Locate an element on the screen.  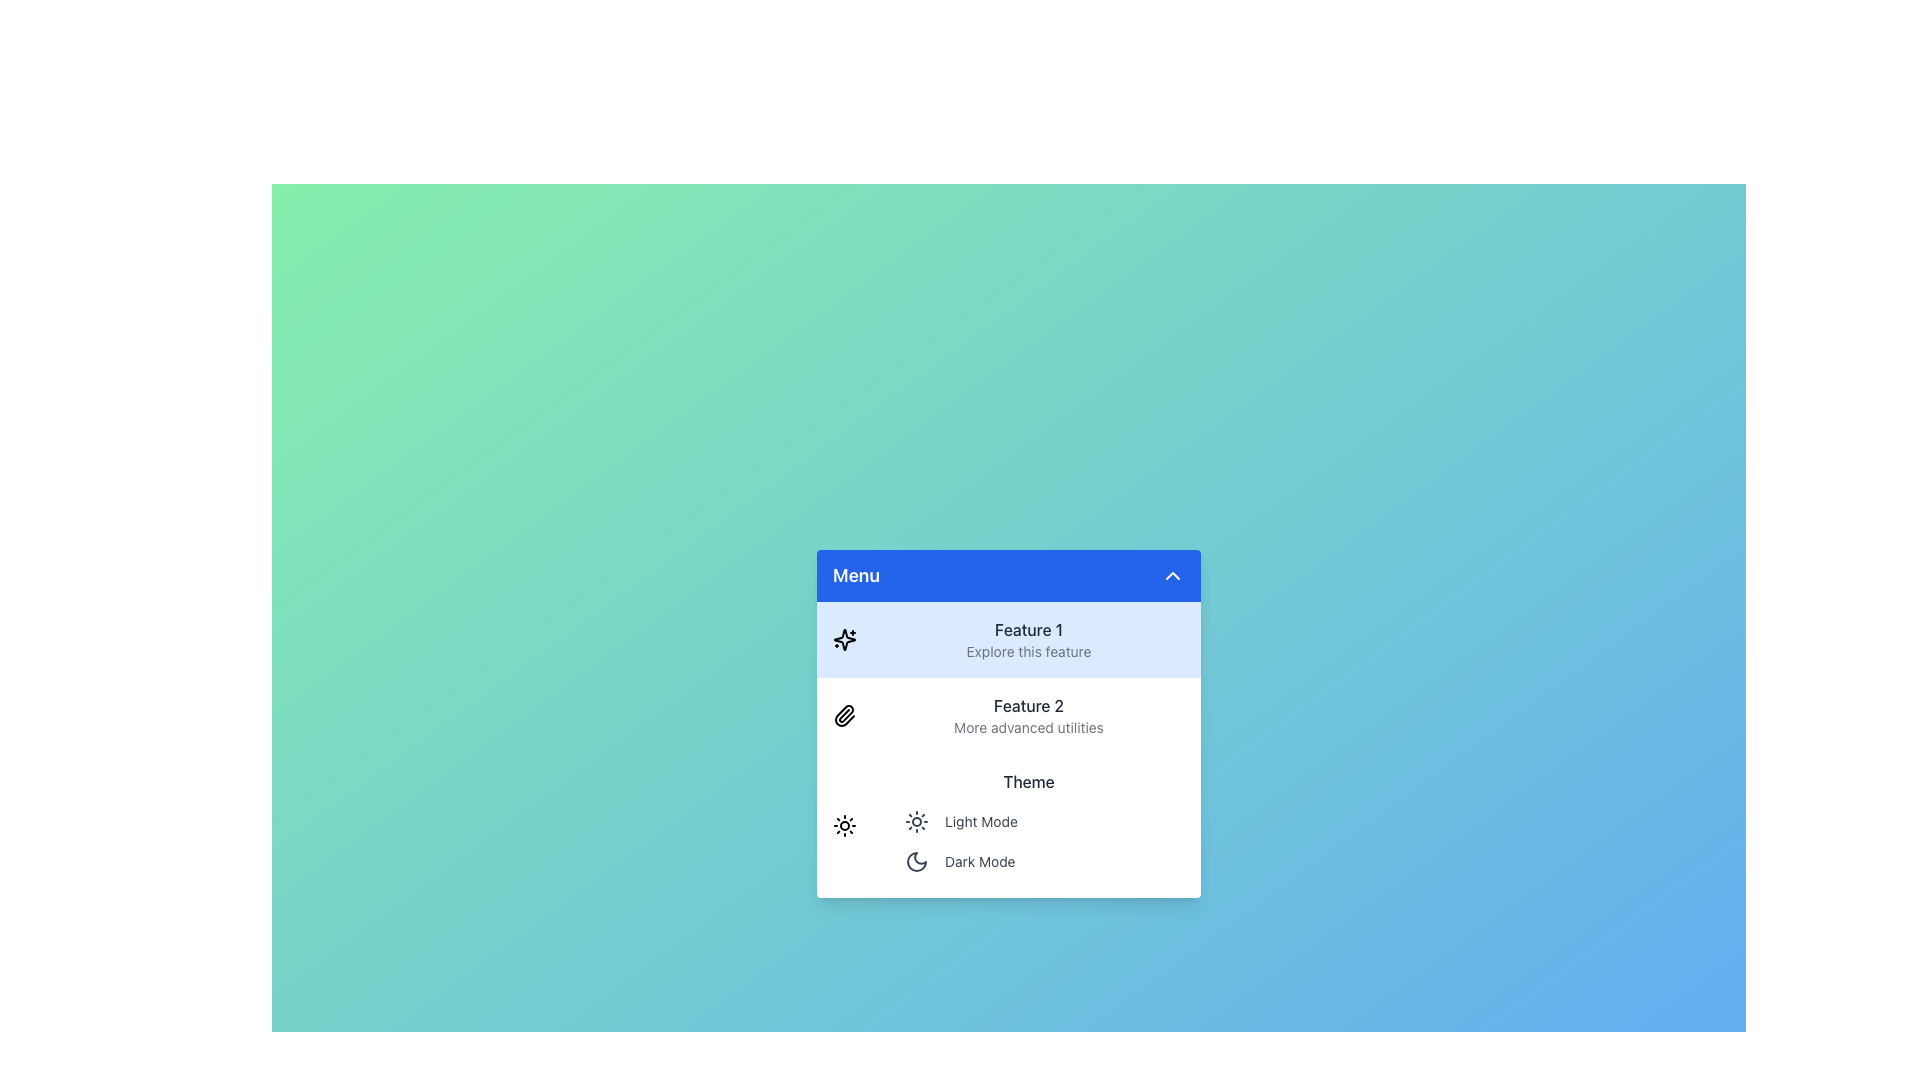
the text label that reads 'More advanced utilities', which is styled with a small font size and gray color, located below 'Feature 2' in a dropdown menu layout is located at coordinates (1028, 728).